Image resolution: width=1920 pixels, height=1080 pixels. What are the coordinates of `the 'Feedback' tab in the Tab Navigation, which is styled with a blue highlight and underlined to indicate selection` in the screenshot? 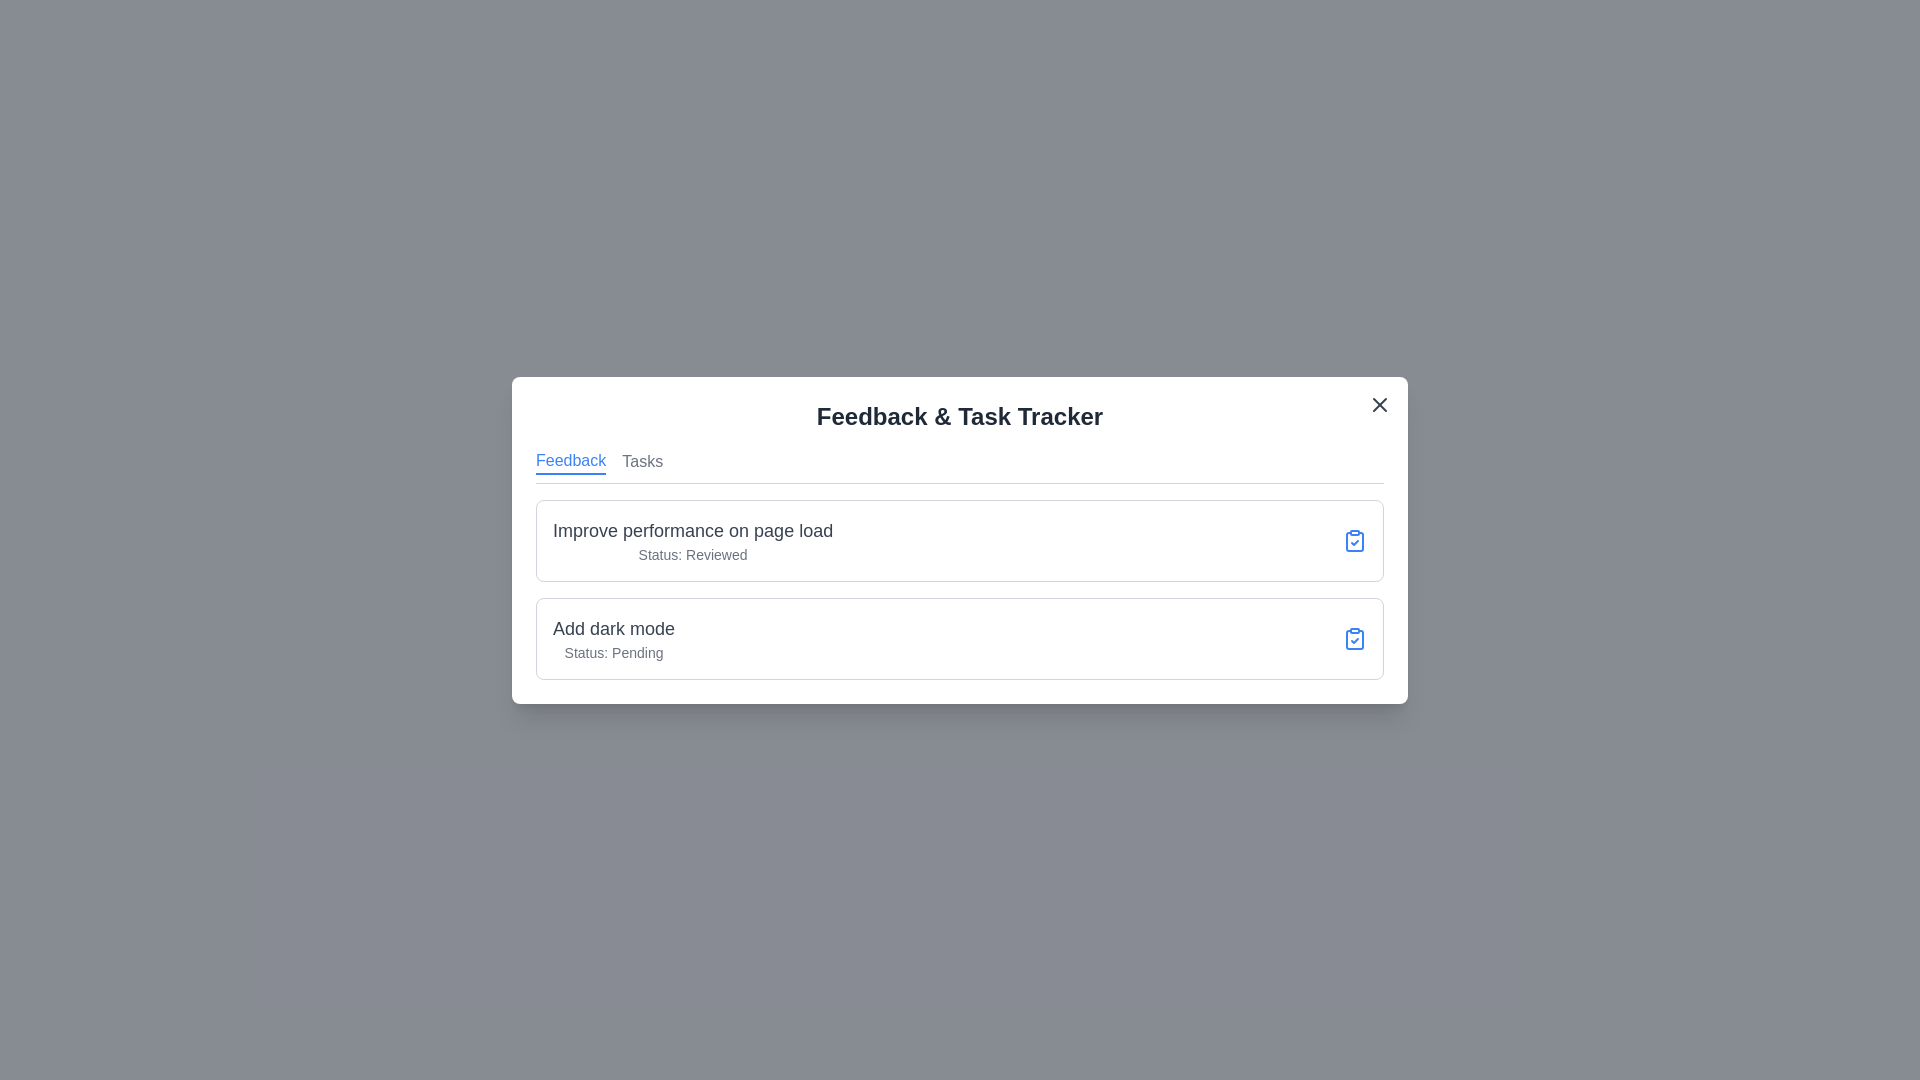 It's located at (960, 466).